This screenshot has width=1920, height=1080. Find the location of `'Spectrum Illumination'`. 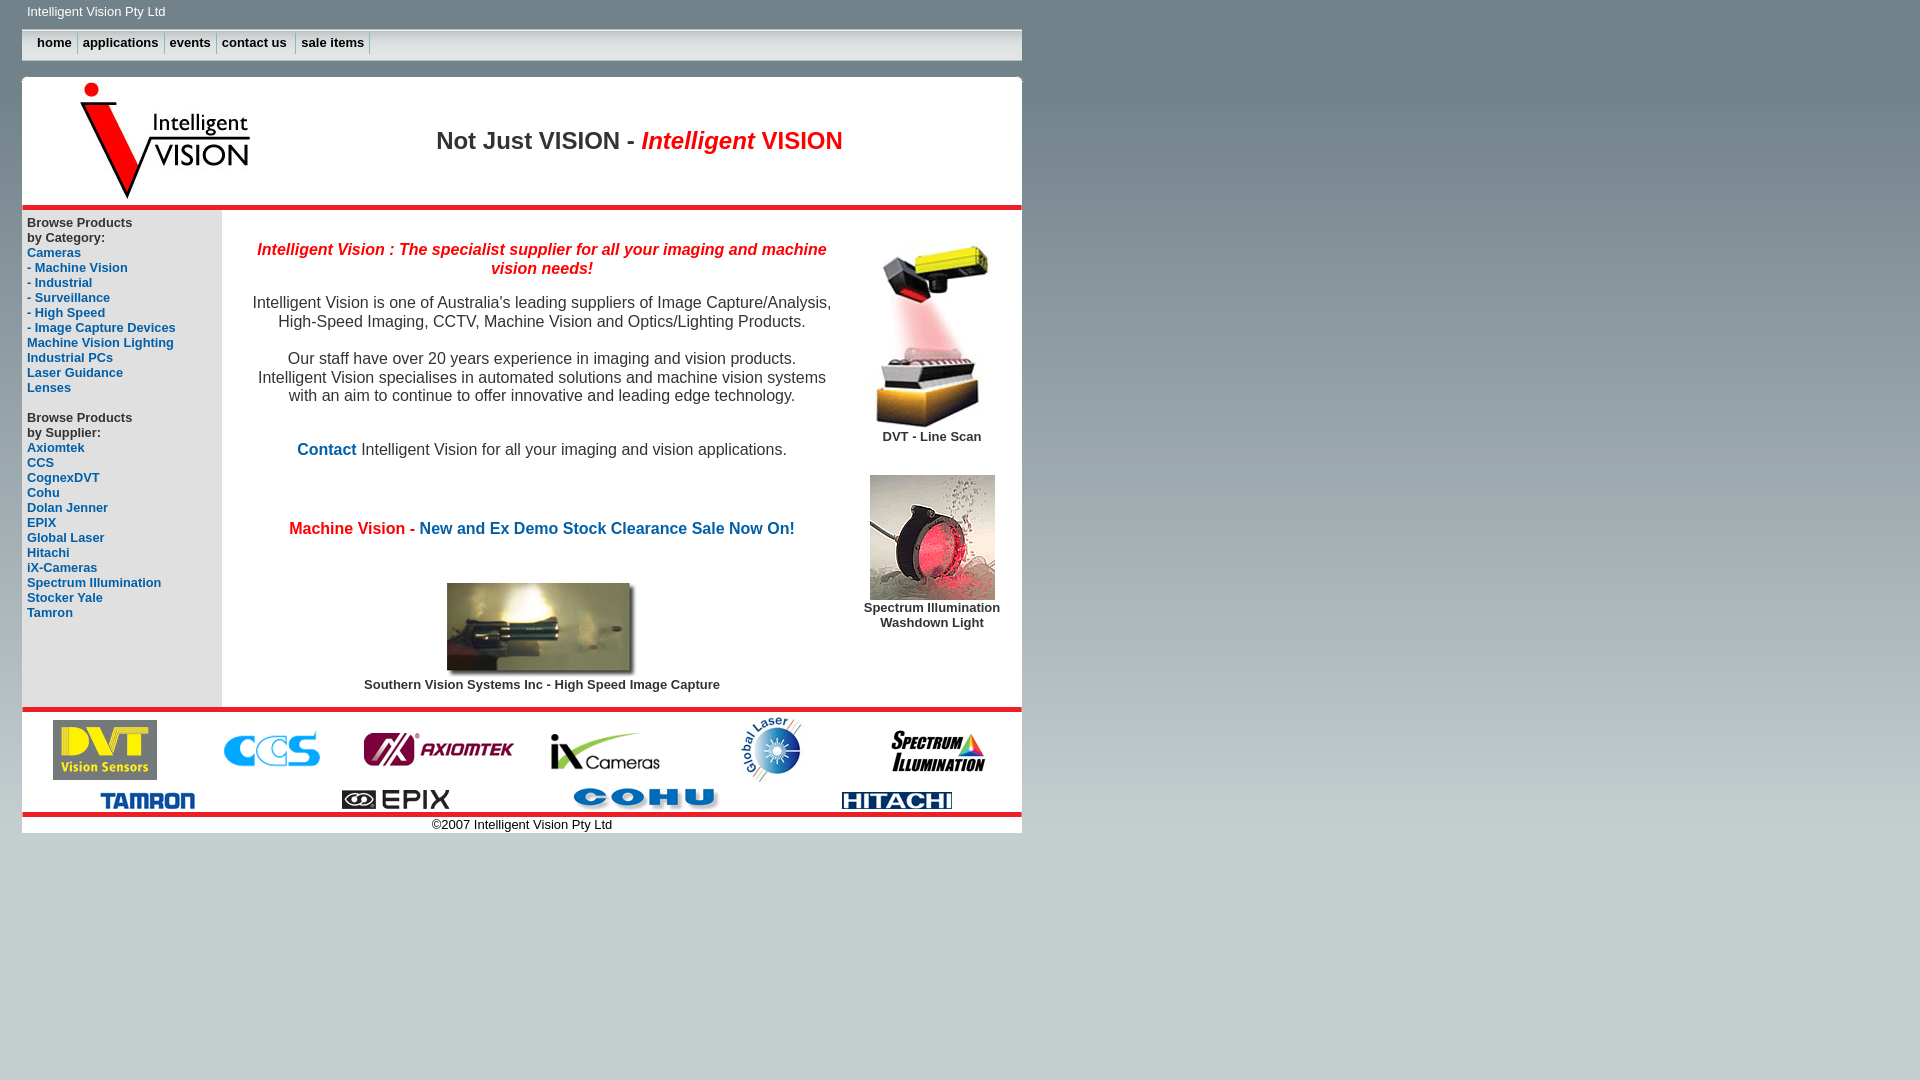

'Spectrum Illumination' is located at coordinates (27, 582).